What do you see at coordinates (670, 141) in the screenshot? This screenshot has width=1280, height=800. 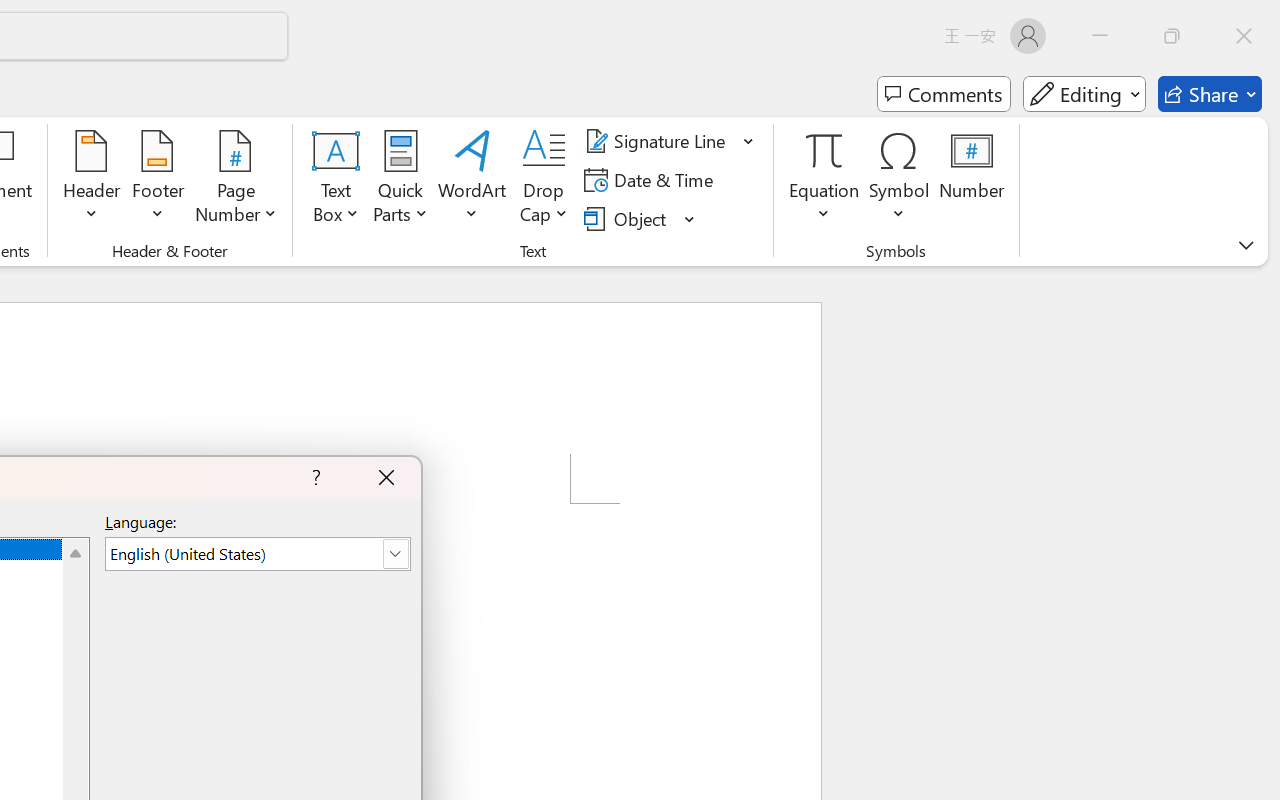 I see `'Signature Line'` at bounding box center [670, 141].